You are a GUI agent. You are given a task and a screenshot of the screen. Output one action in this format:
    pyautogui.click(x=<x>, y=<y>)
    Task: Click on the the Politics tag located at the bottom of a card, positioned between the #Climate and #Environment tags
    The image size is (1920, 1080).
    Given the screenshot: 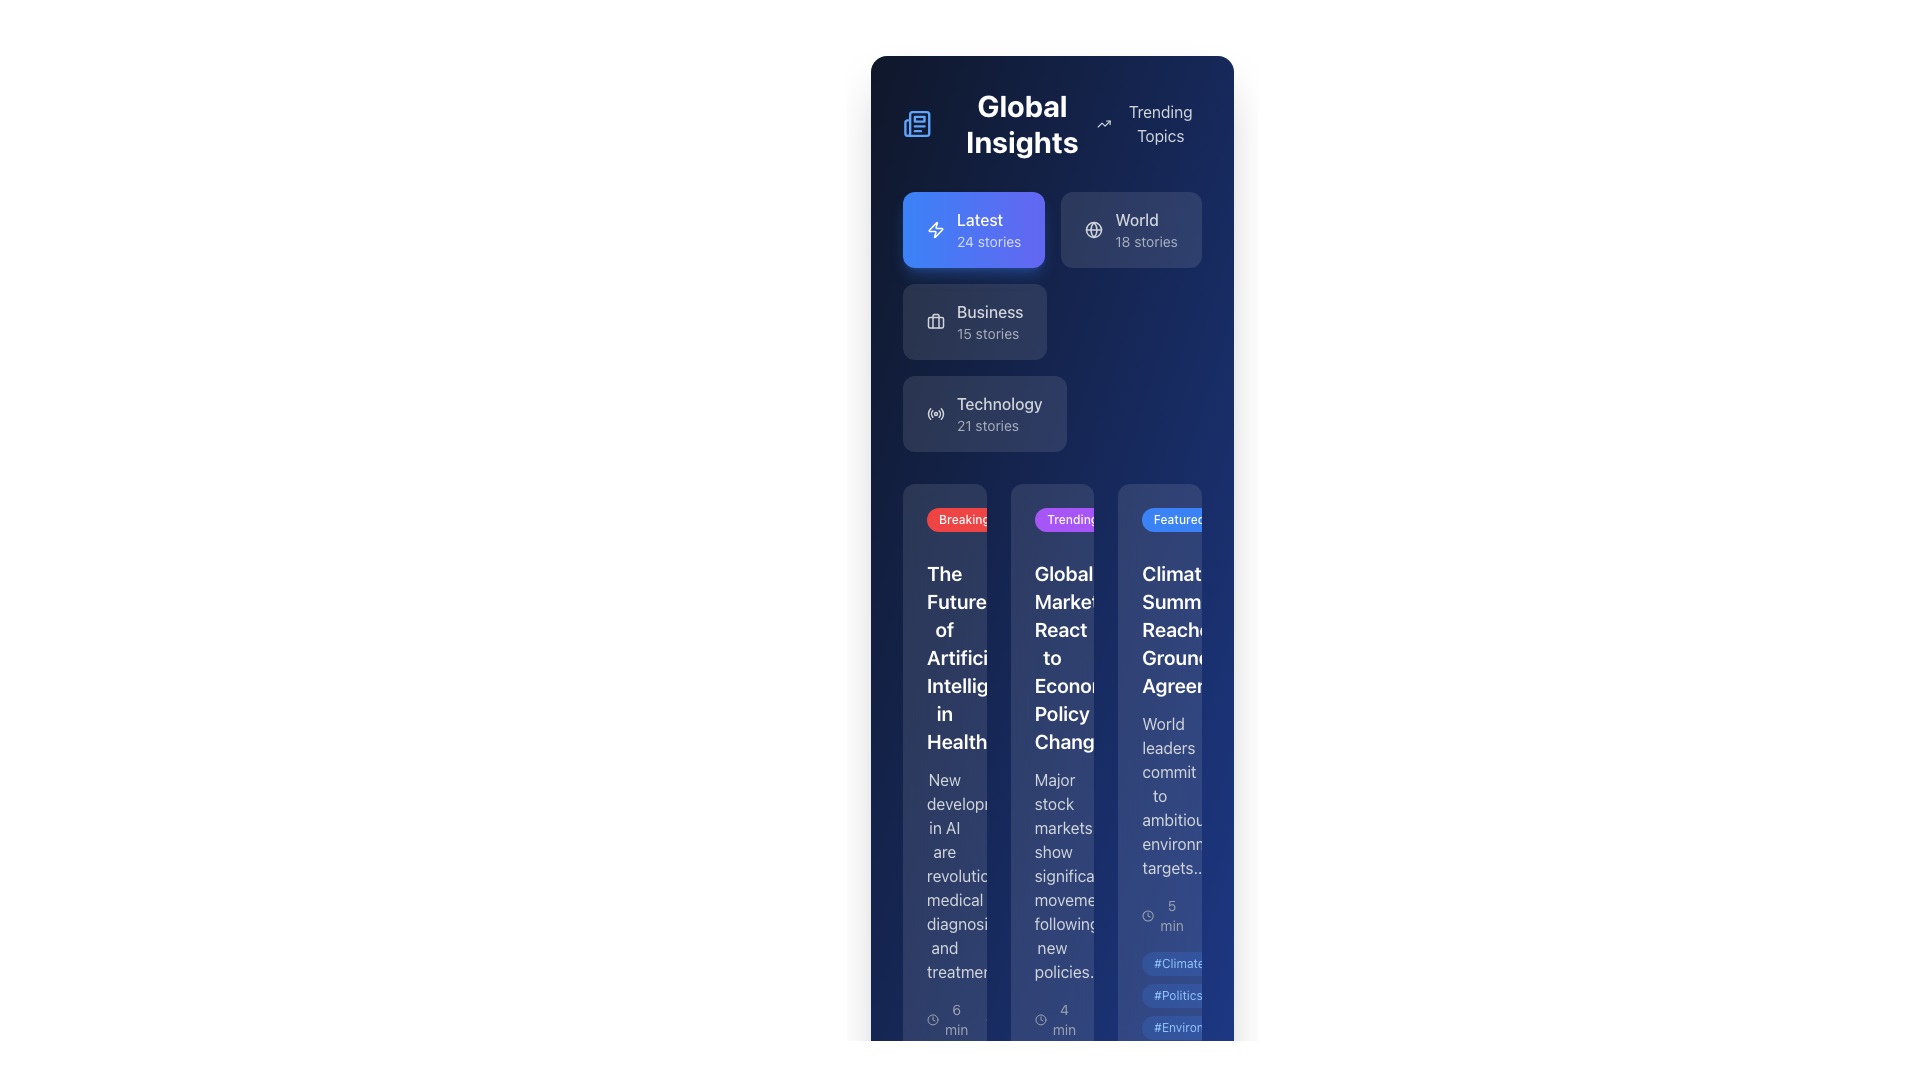 What is the action you would take?
    pyautogui.click(x=1178, y=995)
    